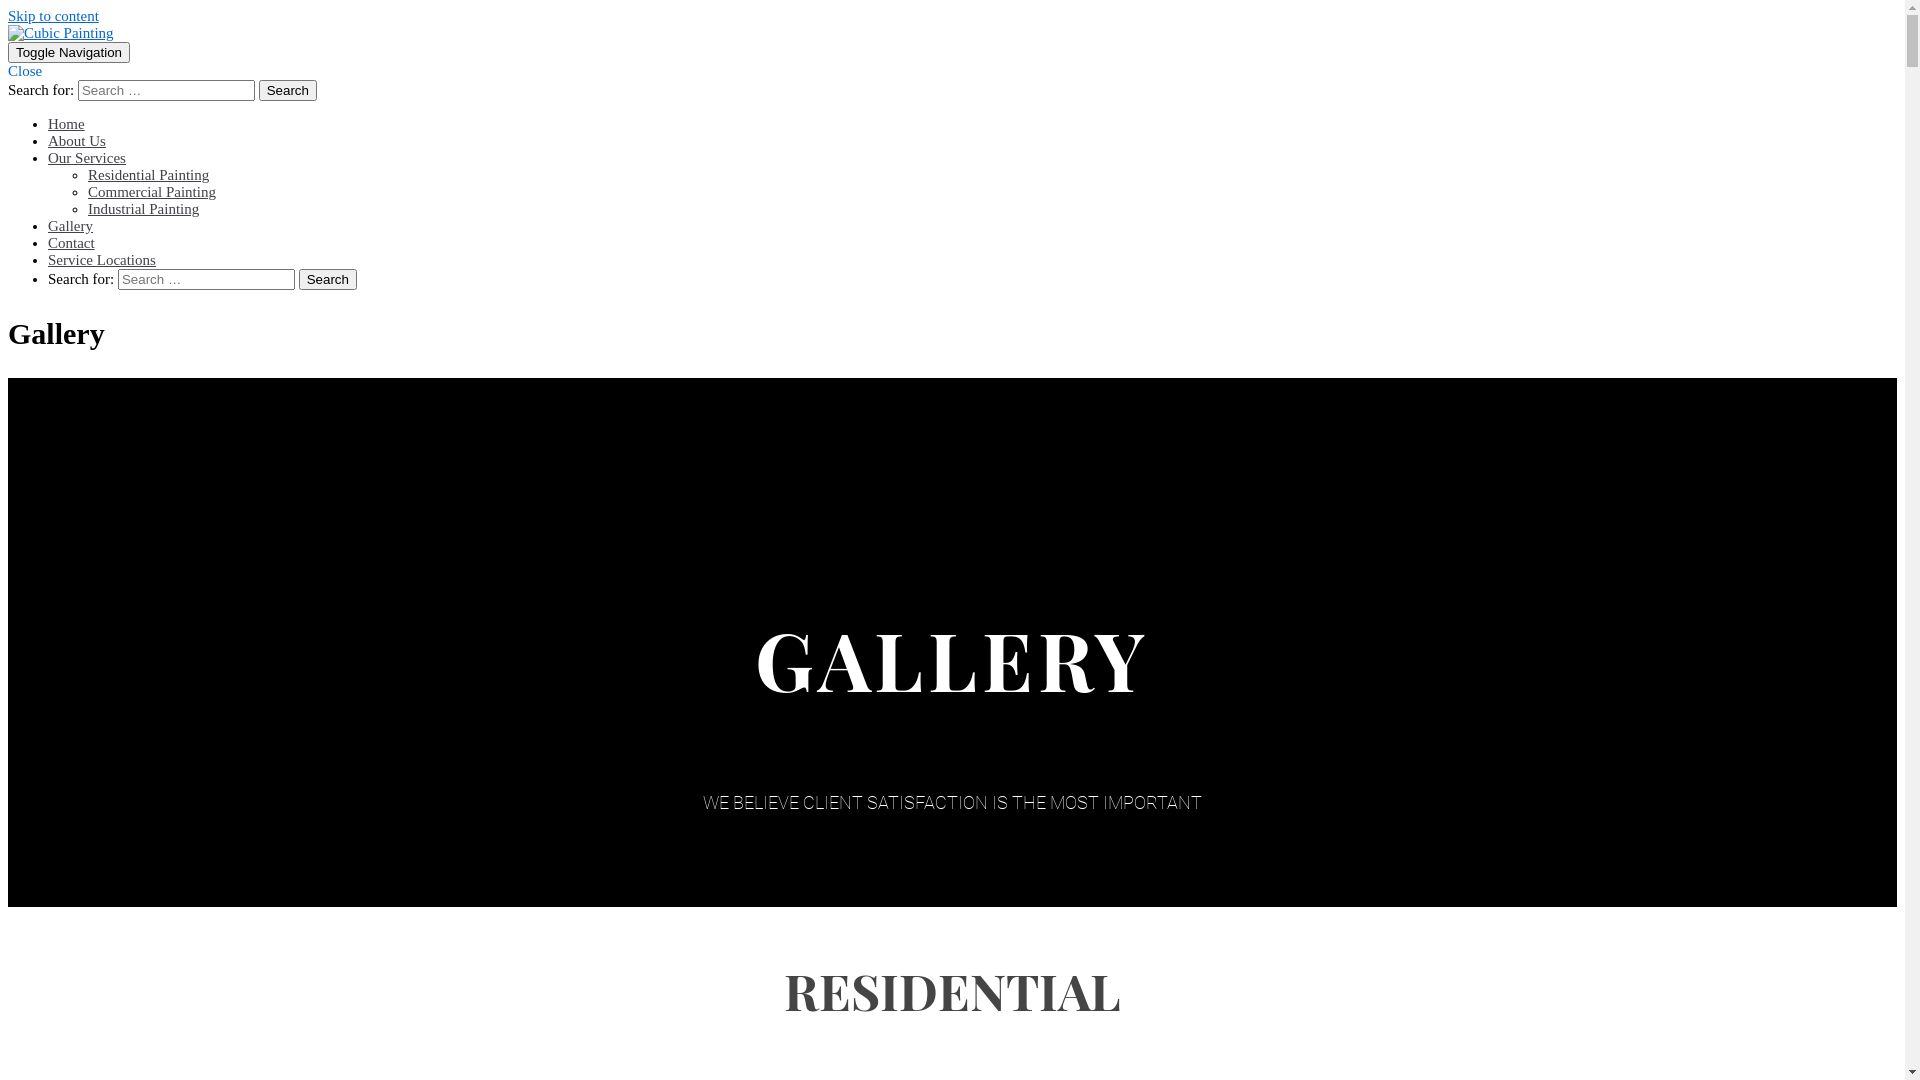  What do you see at coordinates (48, 140) in the screenshot?
I see `'About Us'` at bounding box center [48, 140].